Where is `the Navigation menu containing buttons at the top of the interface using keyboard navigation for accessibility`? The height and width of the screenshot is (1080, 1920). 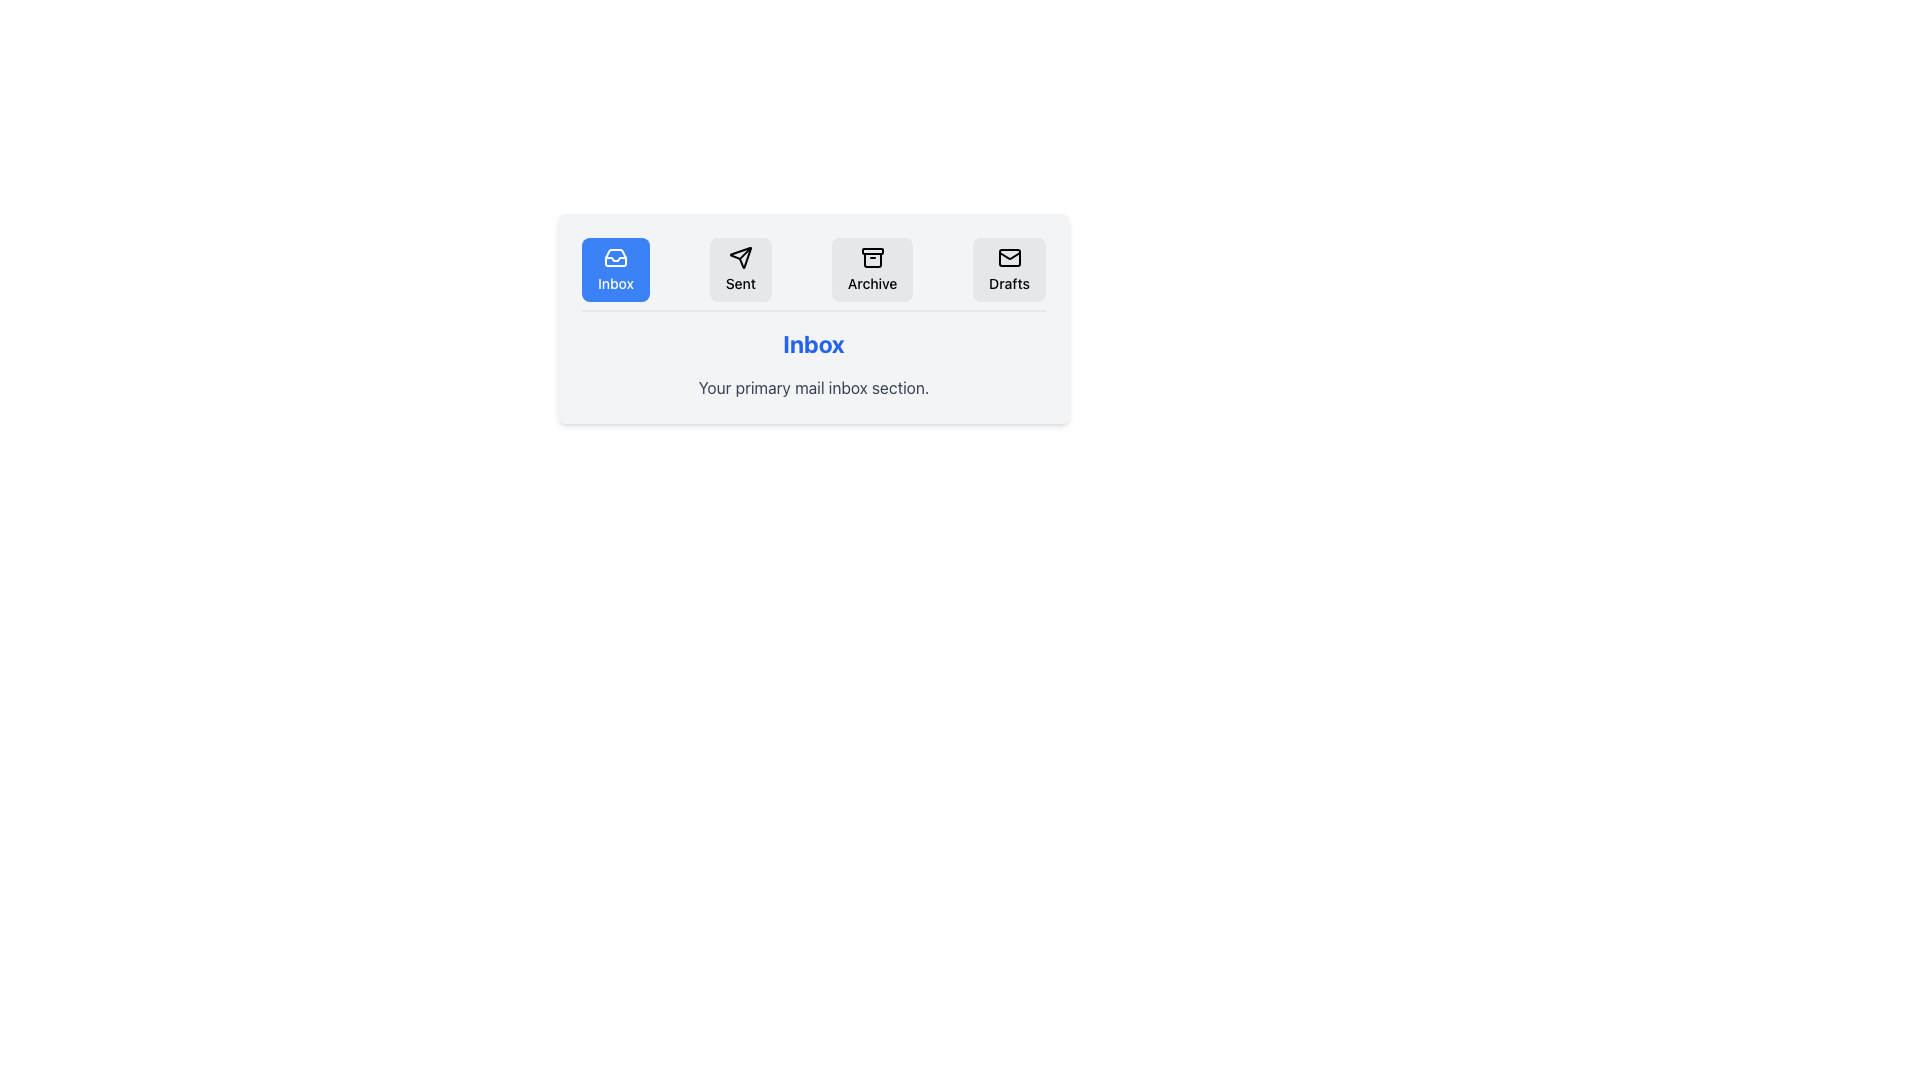
the Navigation menu containing buttons at the top of the interface using keyboard navigation for accessibility is located at coordinates (814, 274).